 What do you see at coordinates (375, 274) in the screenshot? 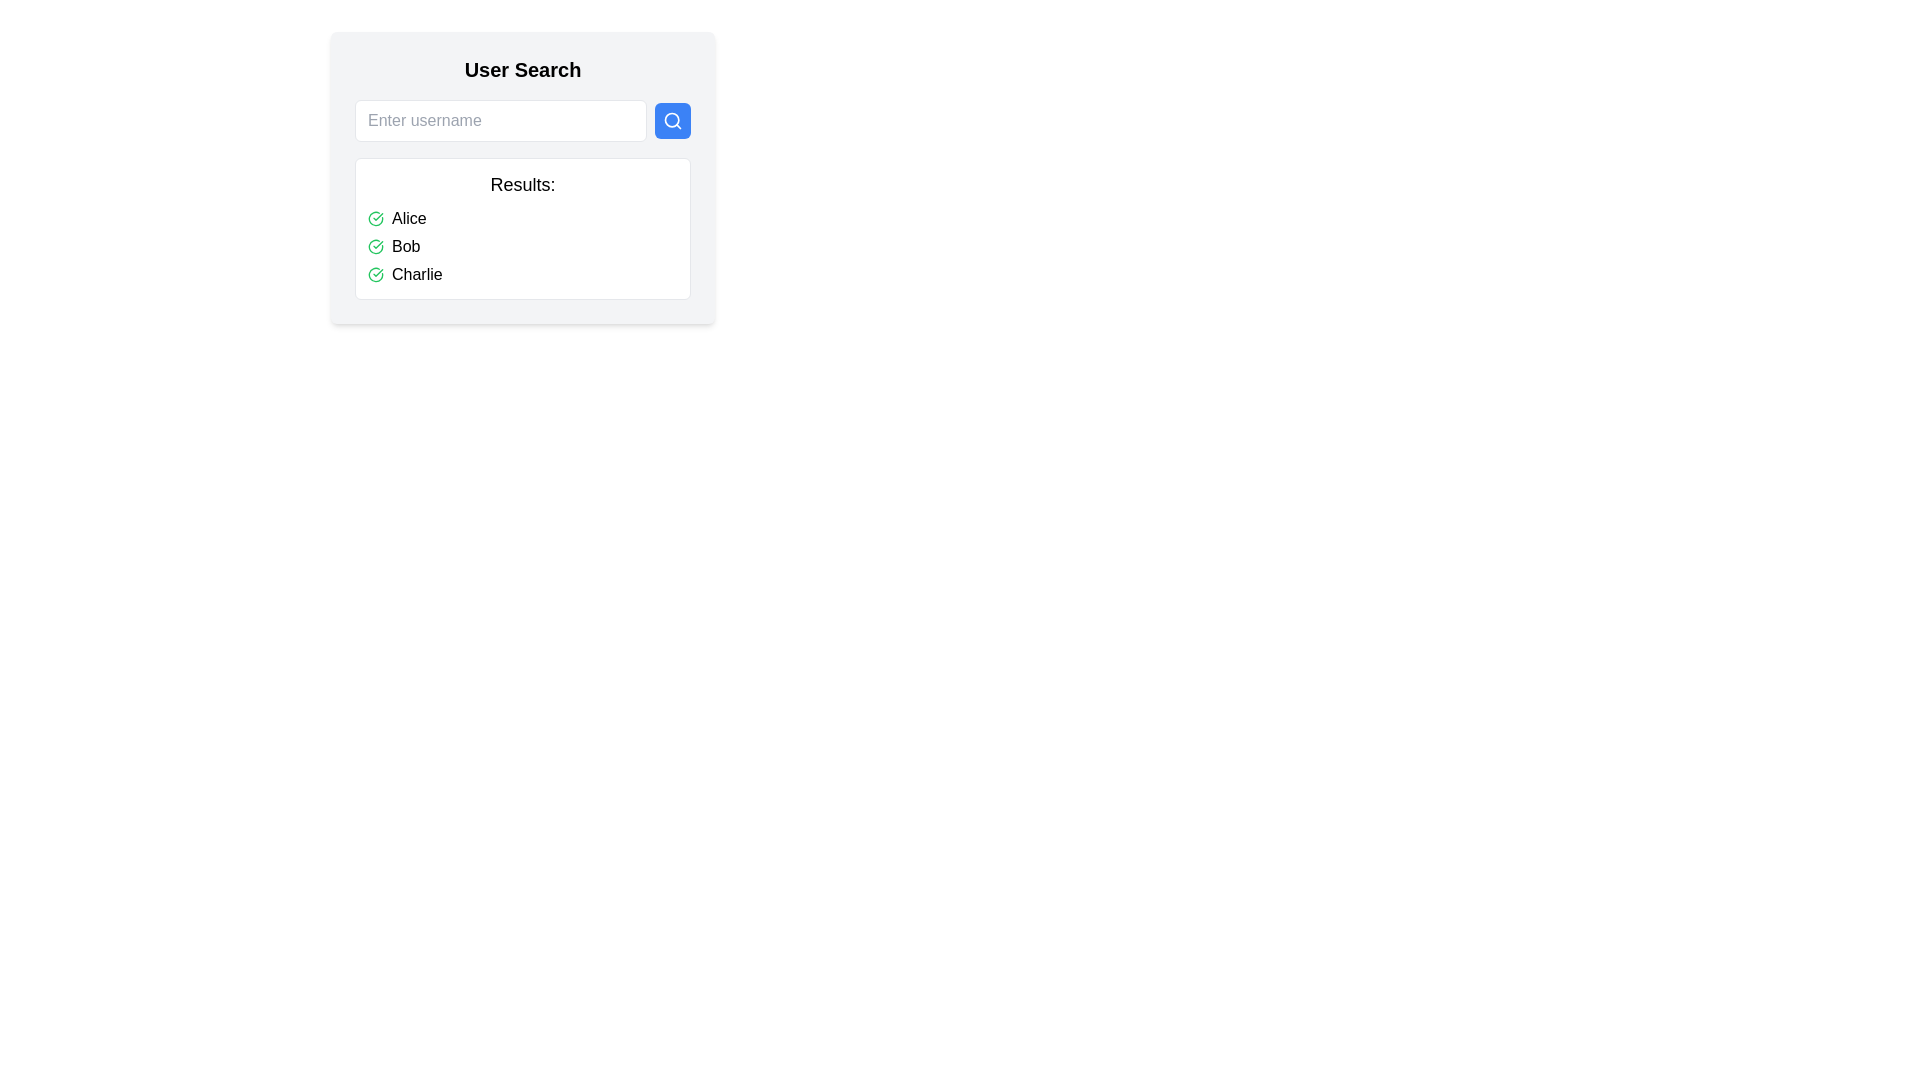
I see `the status indication of the green circled checkmark icon located on the left side of the 'Charlie' entry in the user search results panel` at bounding box center [375, 274].